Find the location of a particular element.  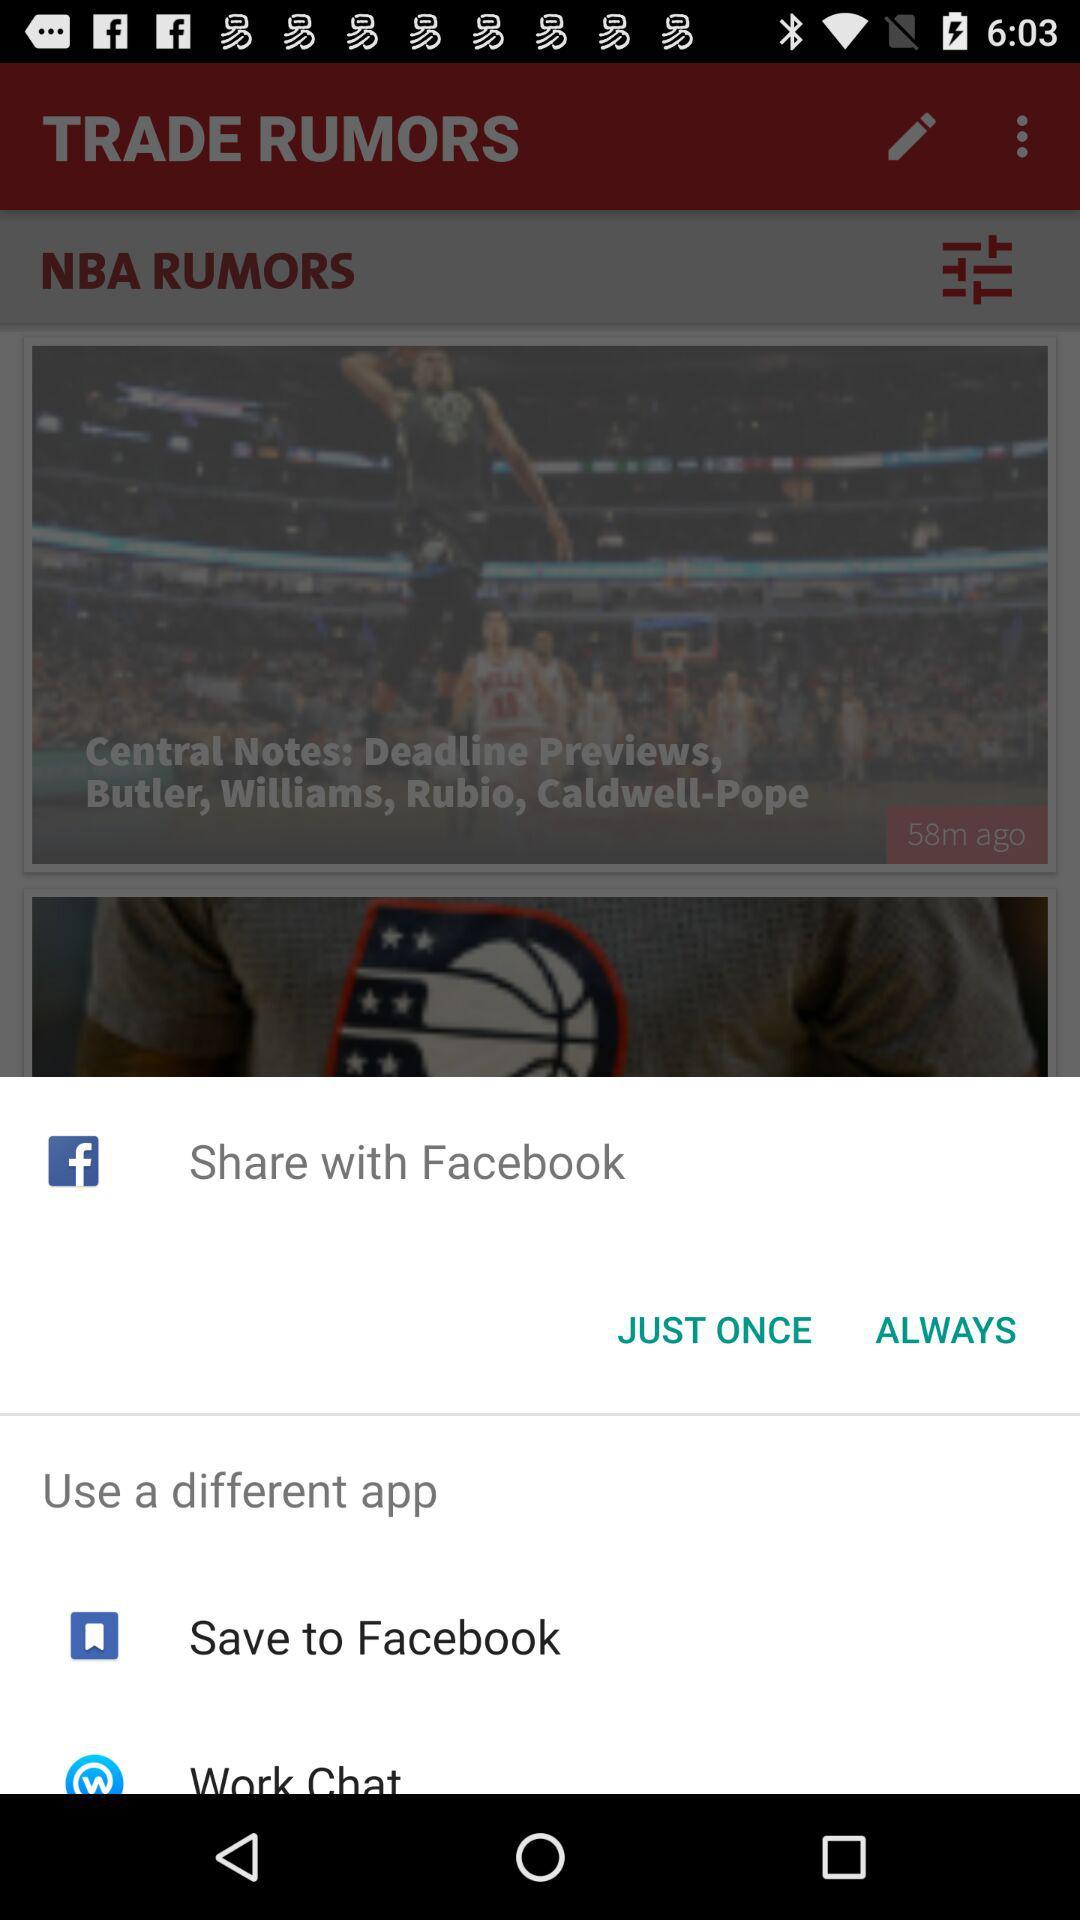

the button to the right of the just once icon is located at coordinates (945, 1329).